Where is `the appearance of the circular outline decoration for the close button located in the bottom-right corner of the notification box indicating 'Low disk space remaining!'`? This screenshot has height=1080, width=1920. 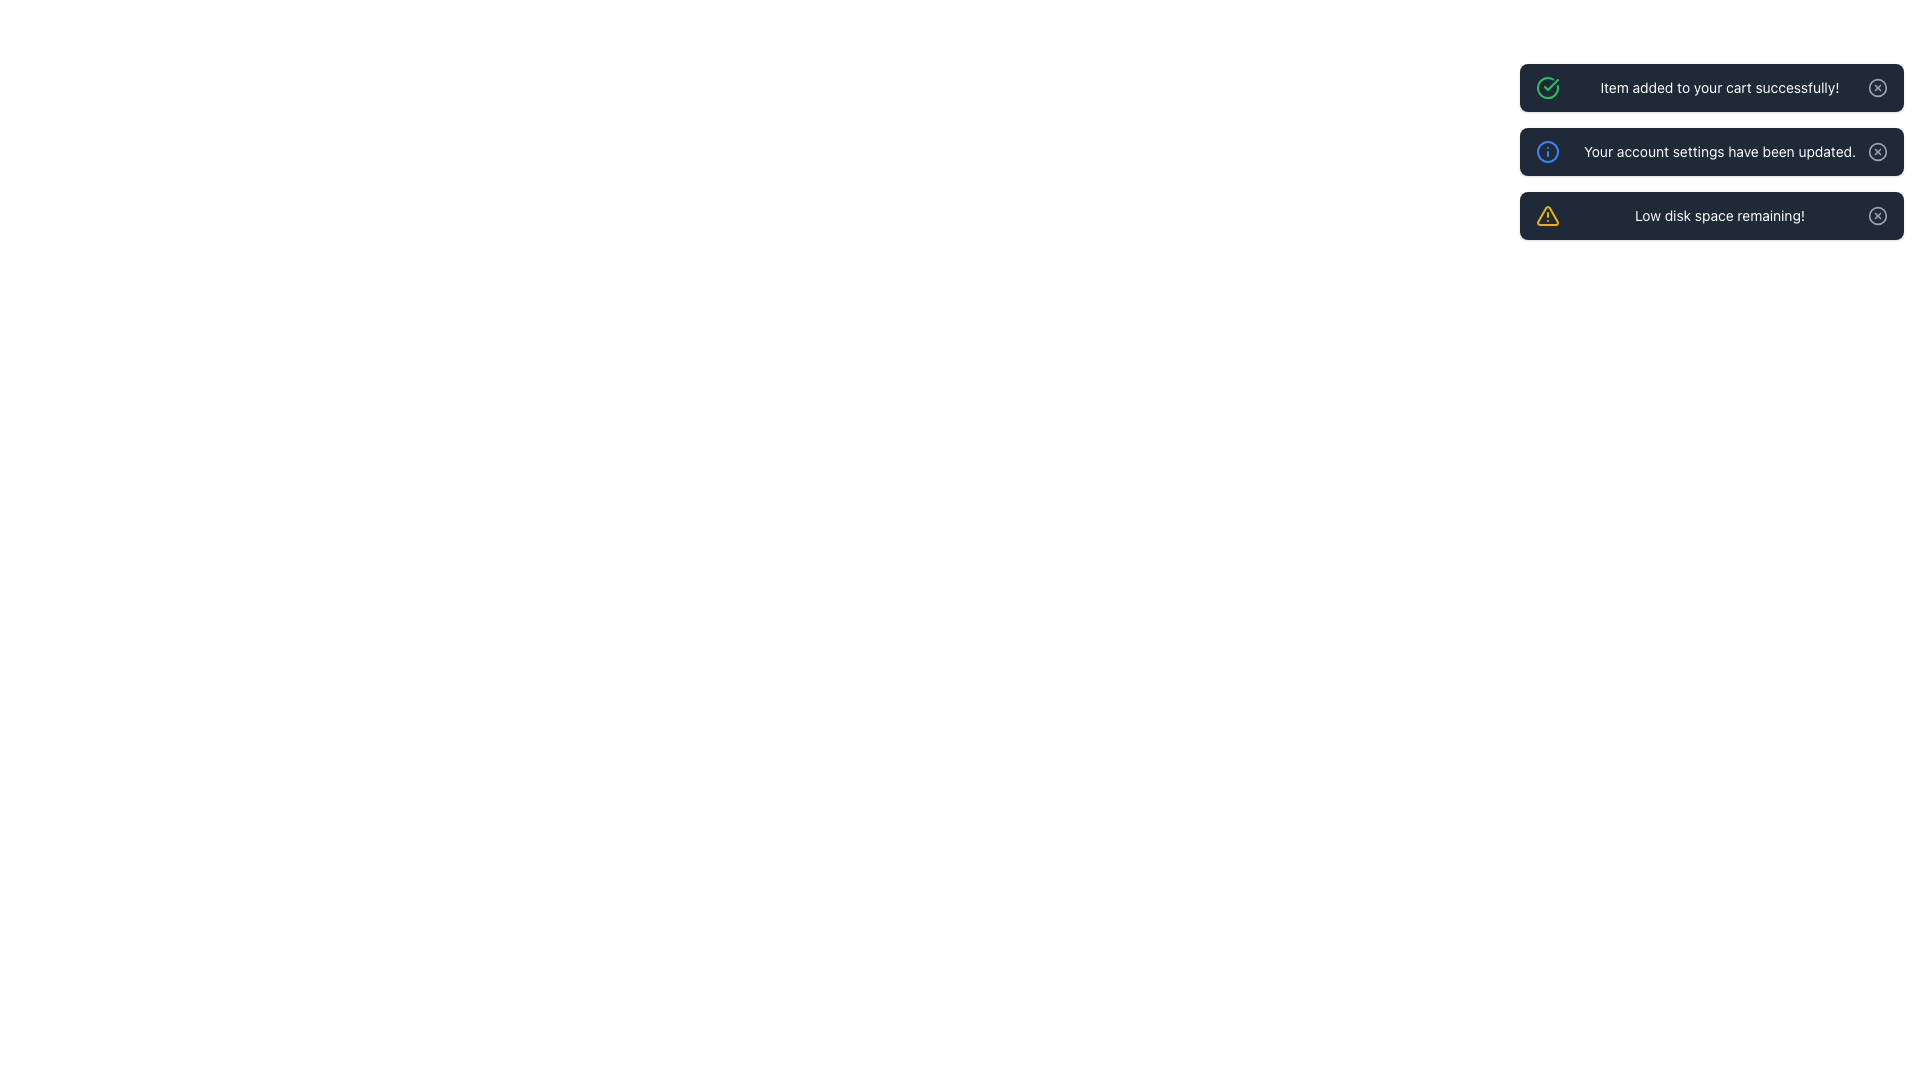
the appearance of the circular outline decoration for the close button located in the bottom-right corner of the notification box indicating 'Low disk space remaining!' is located at coordinates (1876, 216).